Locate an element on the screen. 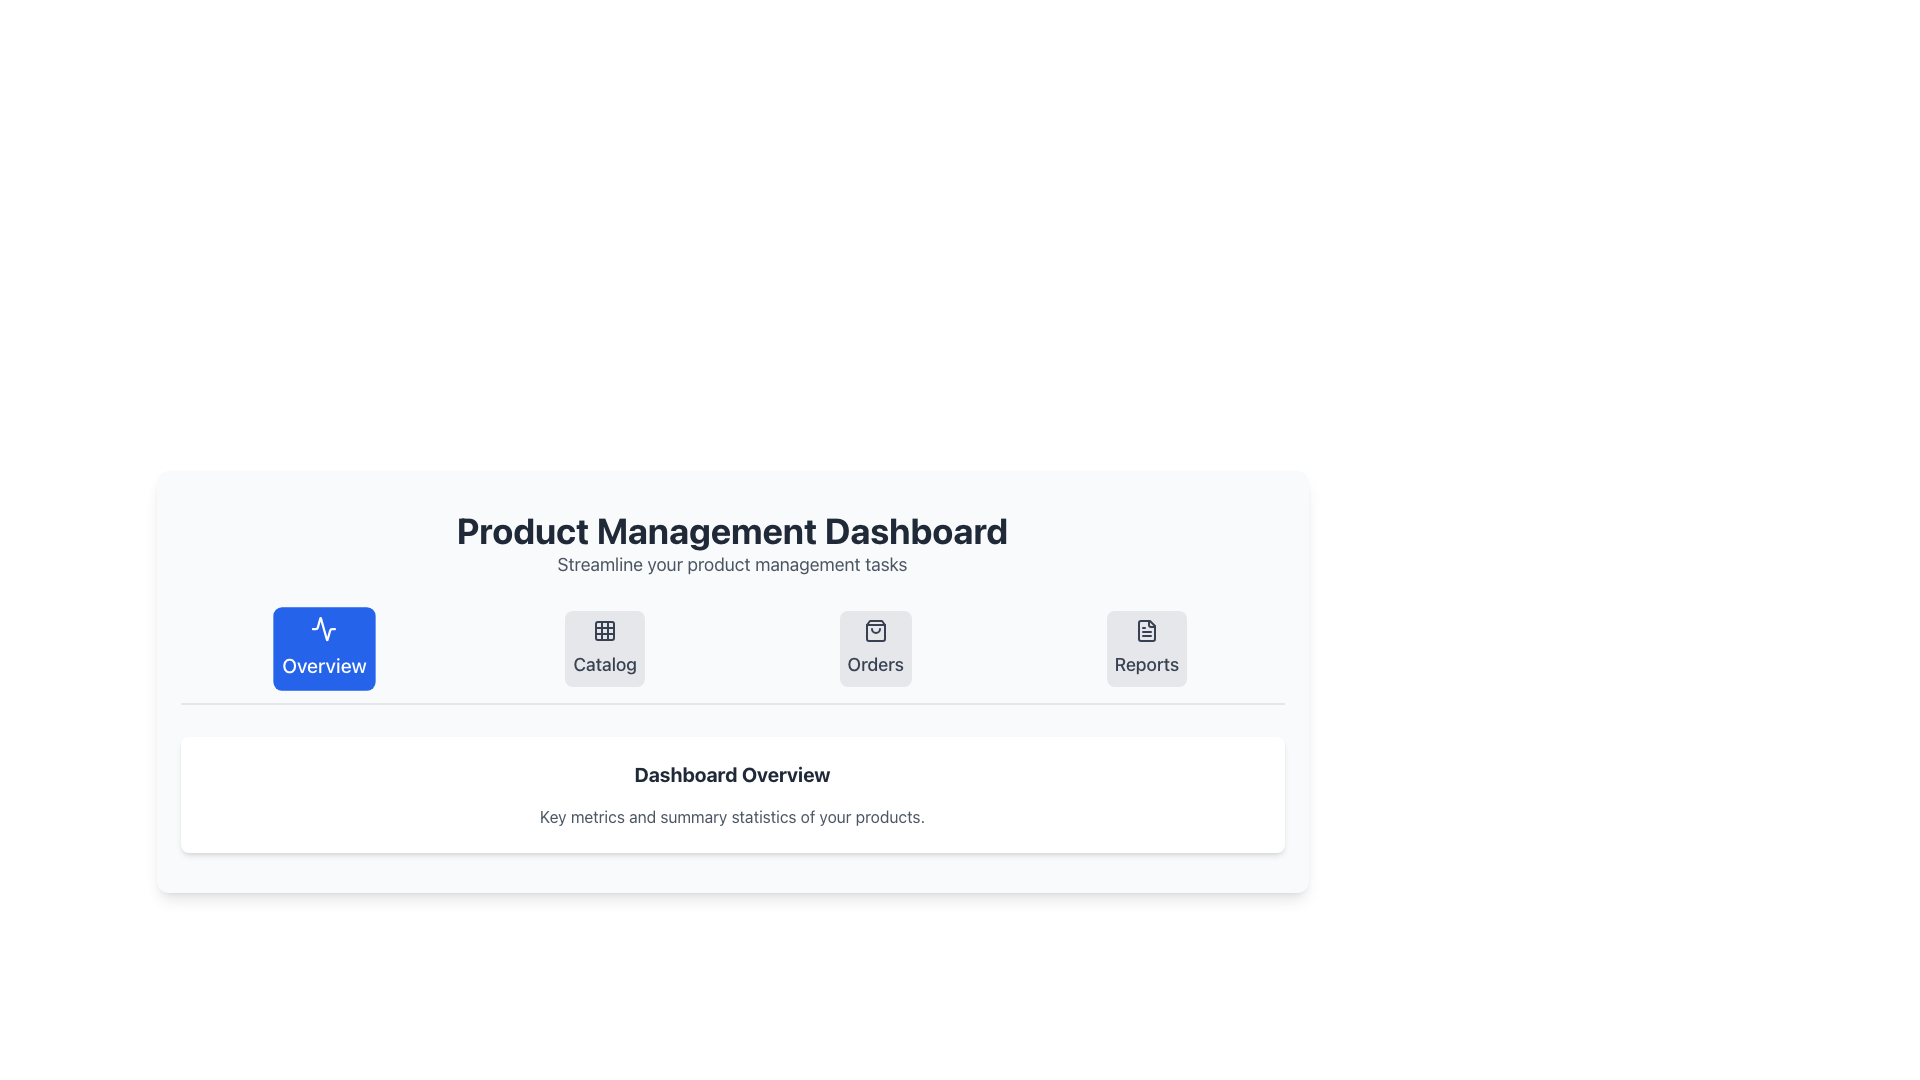 The image size is (1920, 1080). the icon indicating access to the 'Reports' section in the dashboard interface is located at coordinates (1146, 631).